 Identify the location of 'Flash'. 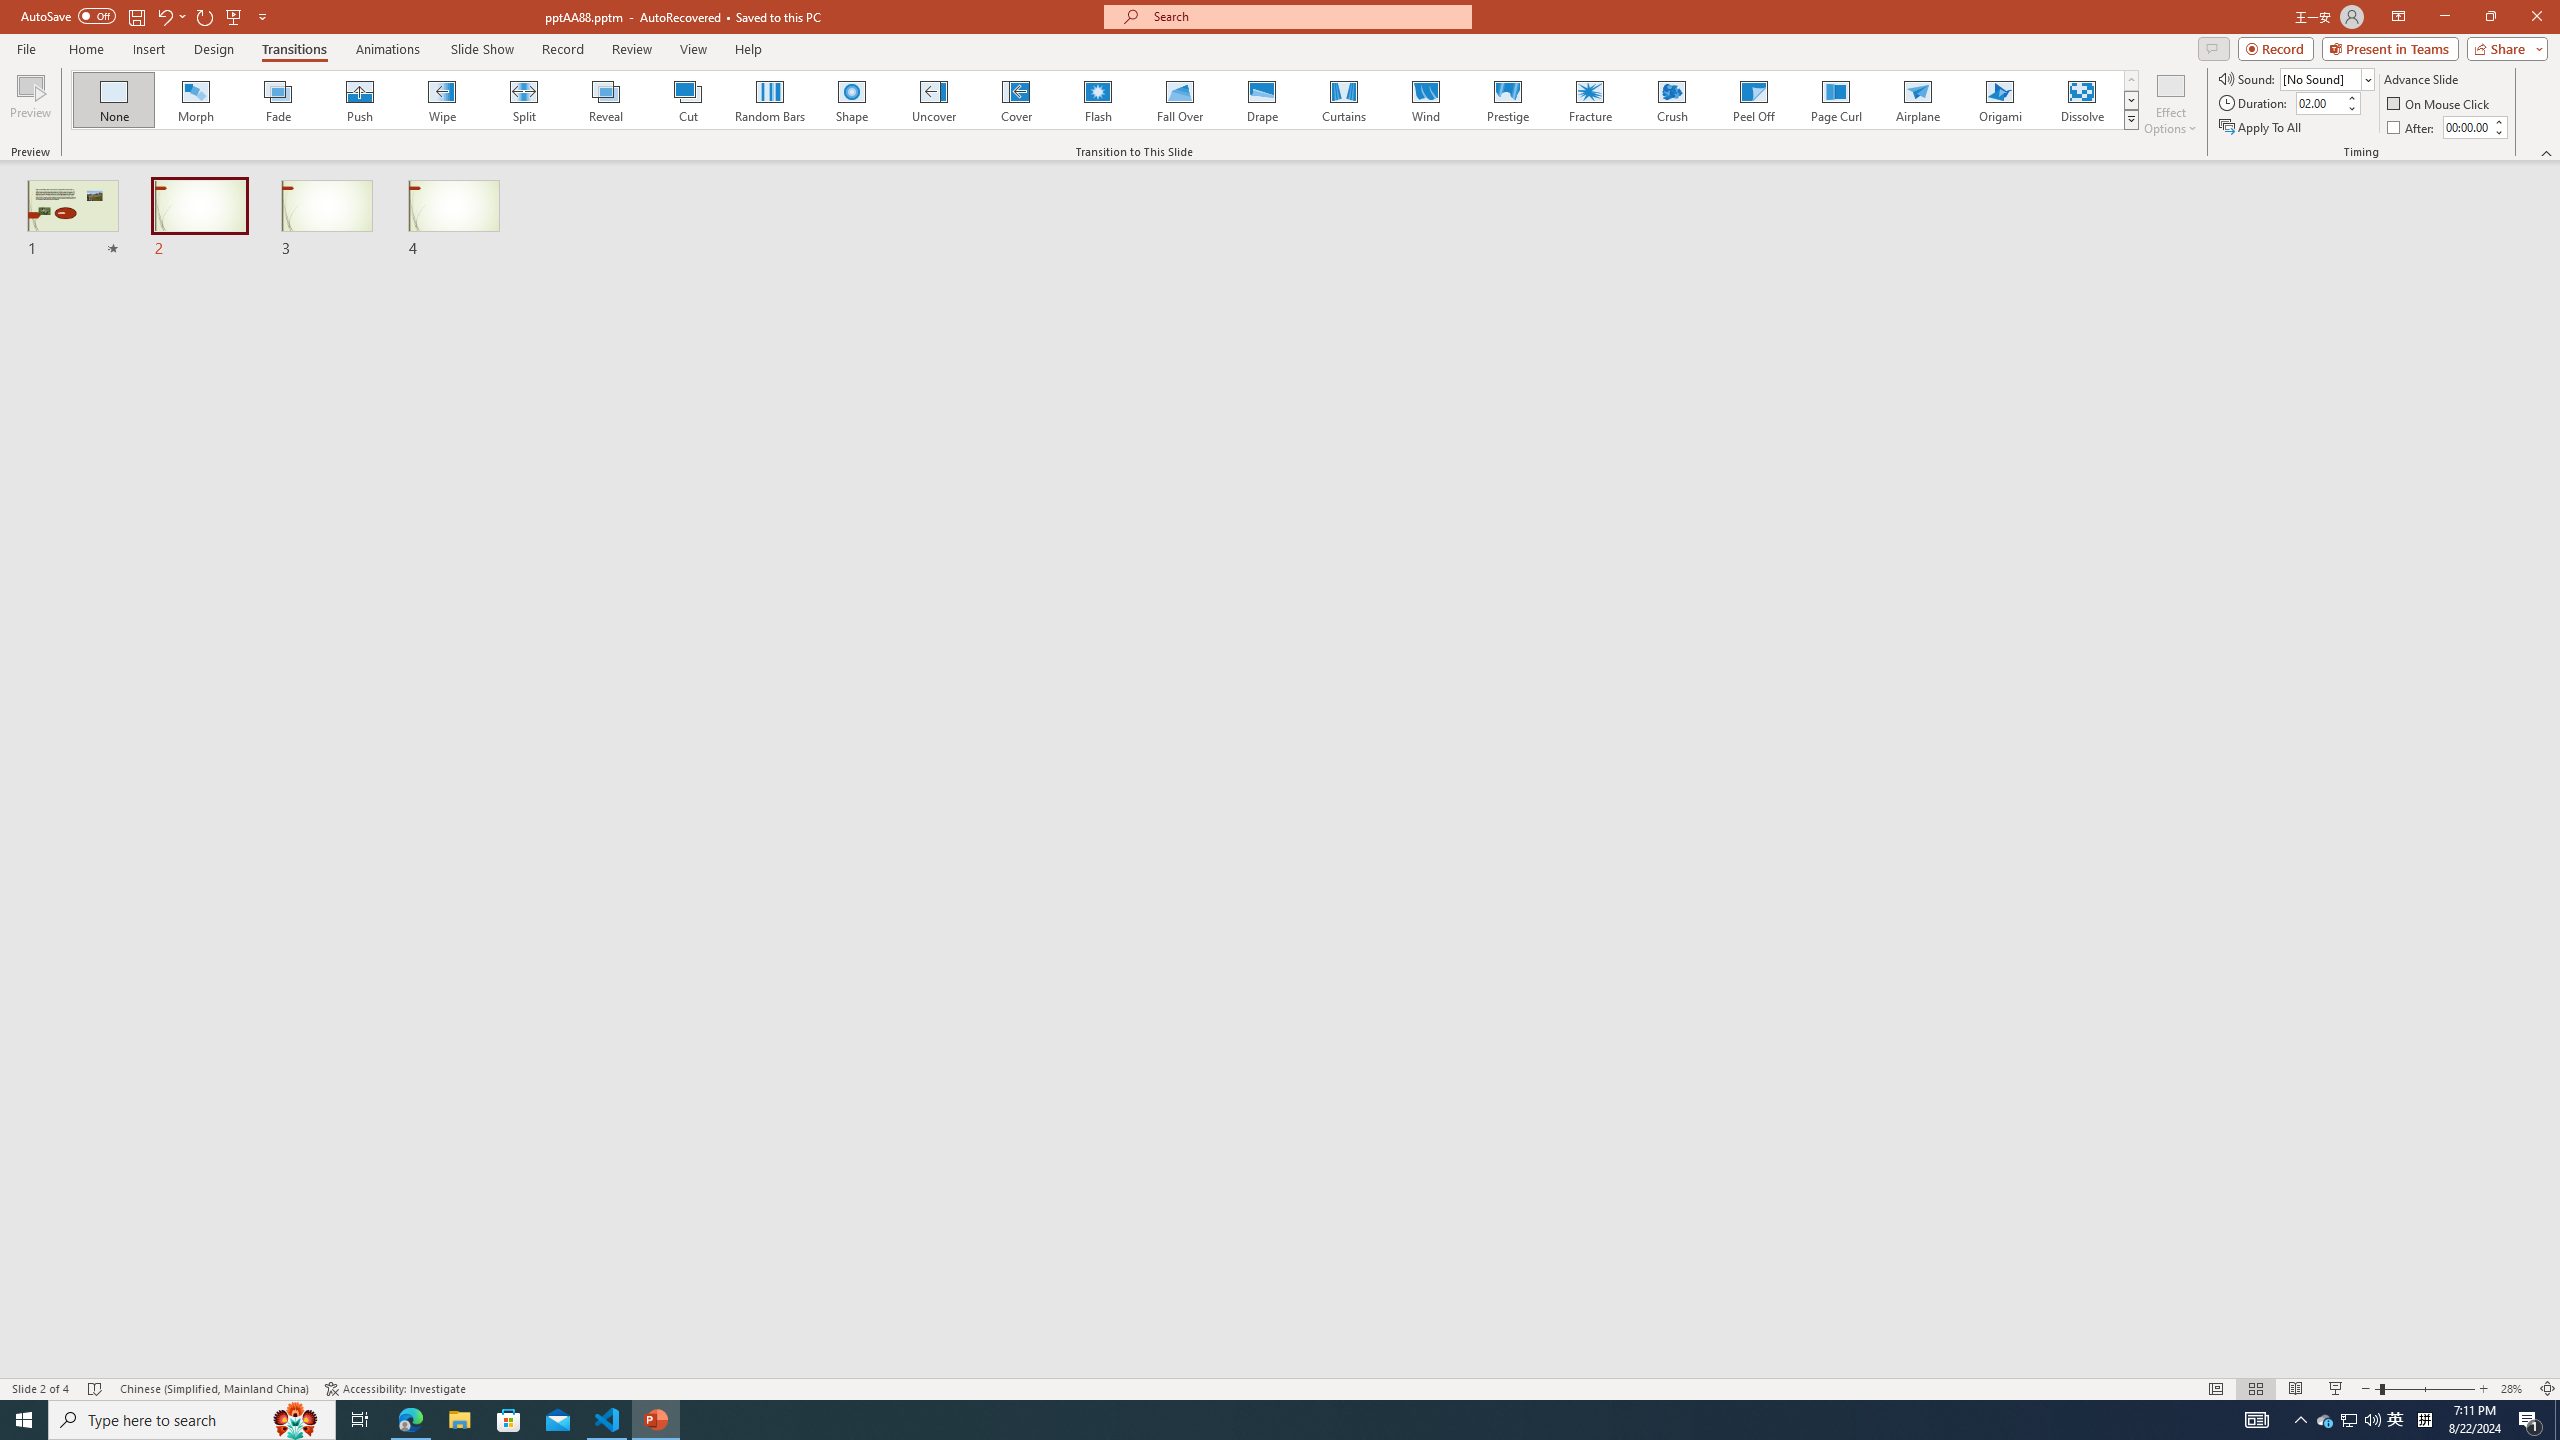
(1097, 99).